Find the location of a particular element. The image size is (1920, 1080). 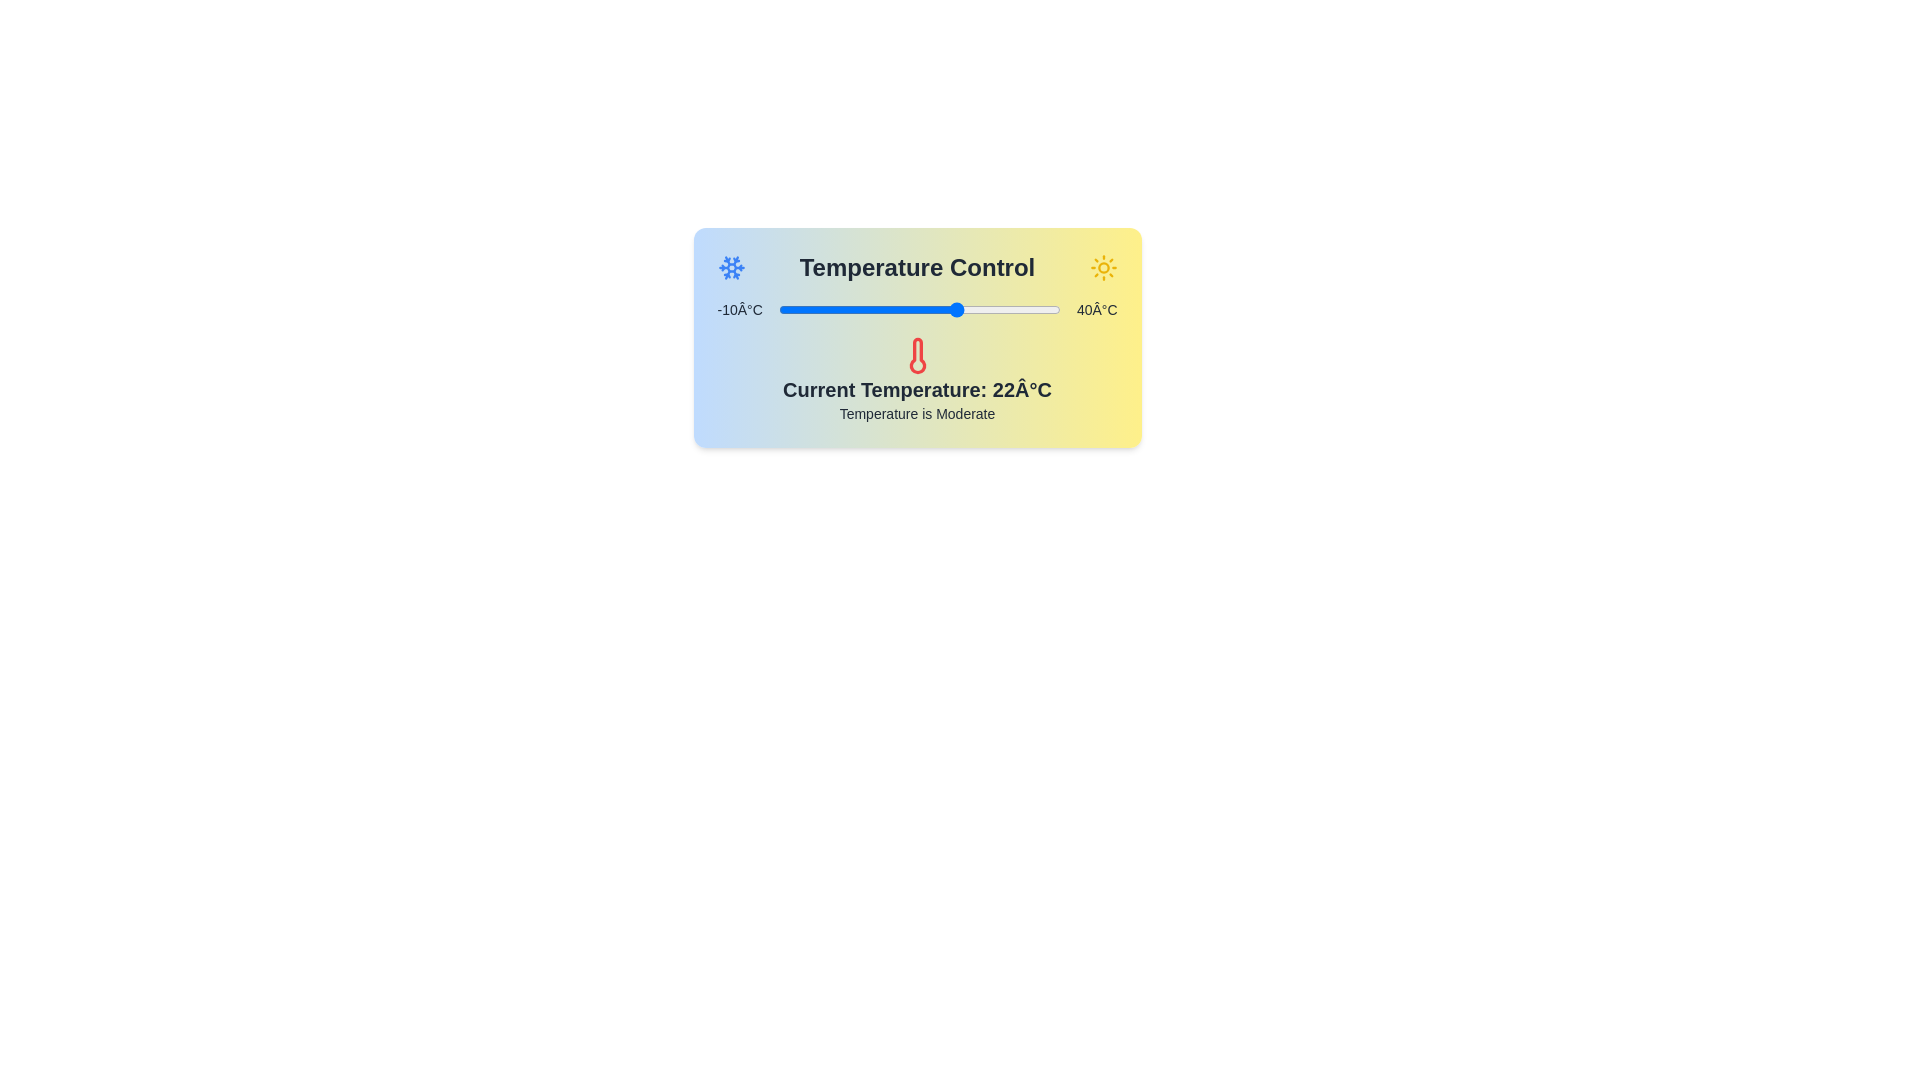

the slider to set the temperature to 22°C is located at coordinates (958, 309).